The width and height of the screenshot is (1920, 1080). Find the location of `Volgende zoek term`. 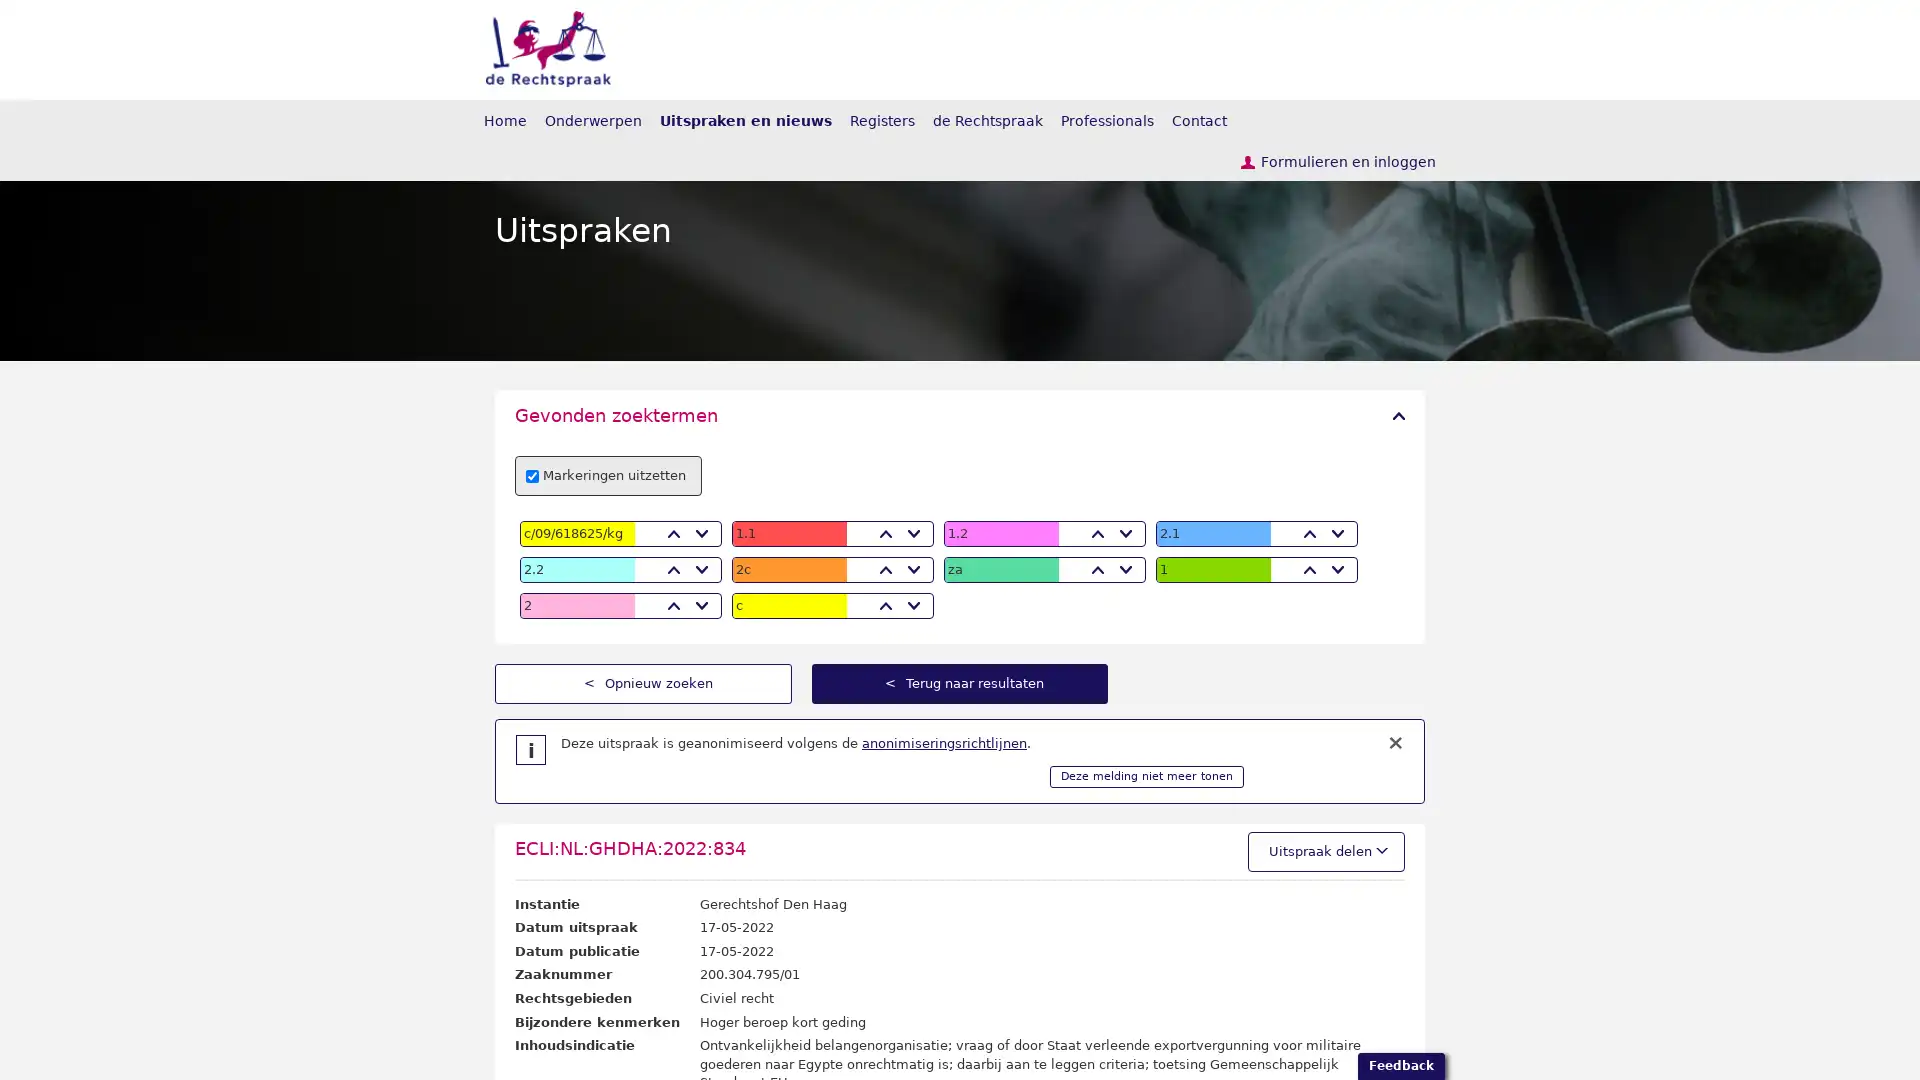

Volgende zoek term is located at coordinates (1338, 531).